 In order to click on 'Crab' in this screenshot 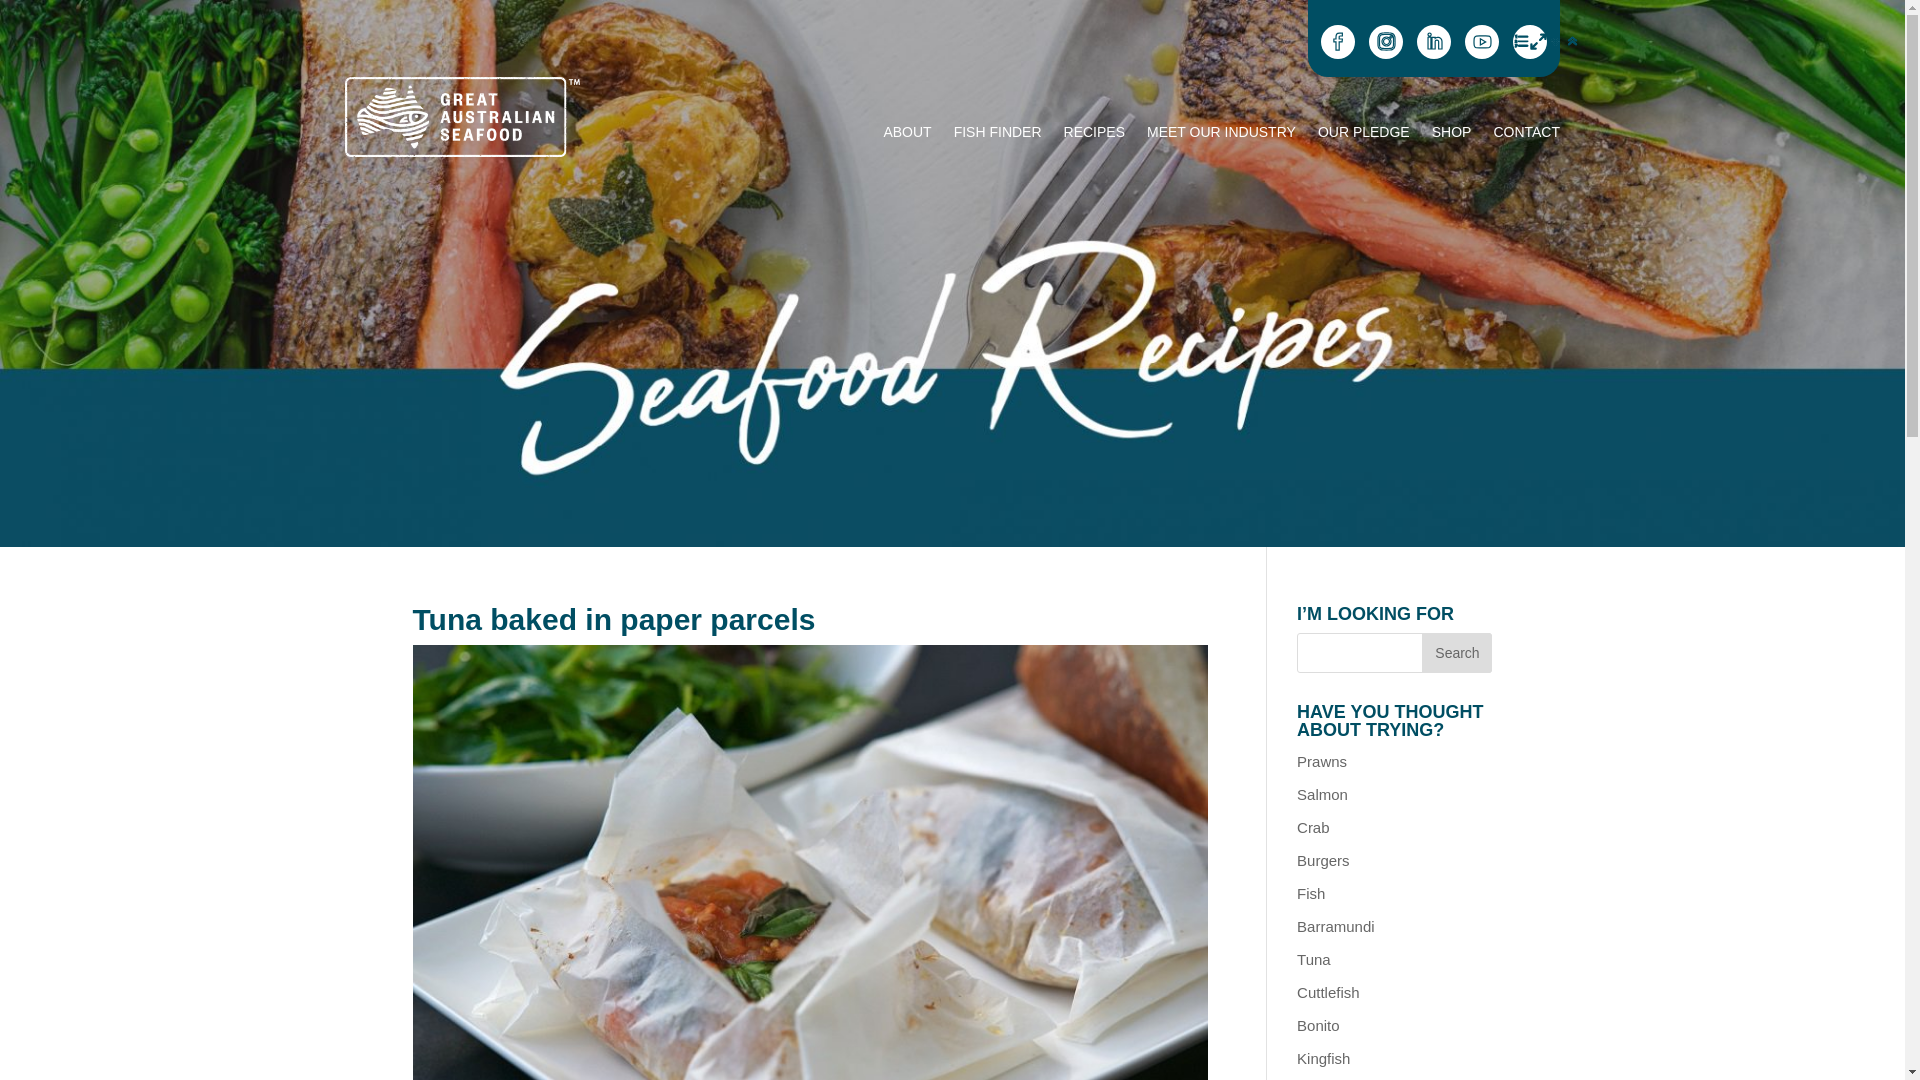, I will do `click(1313, 827)`.